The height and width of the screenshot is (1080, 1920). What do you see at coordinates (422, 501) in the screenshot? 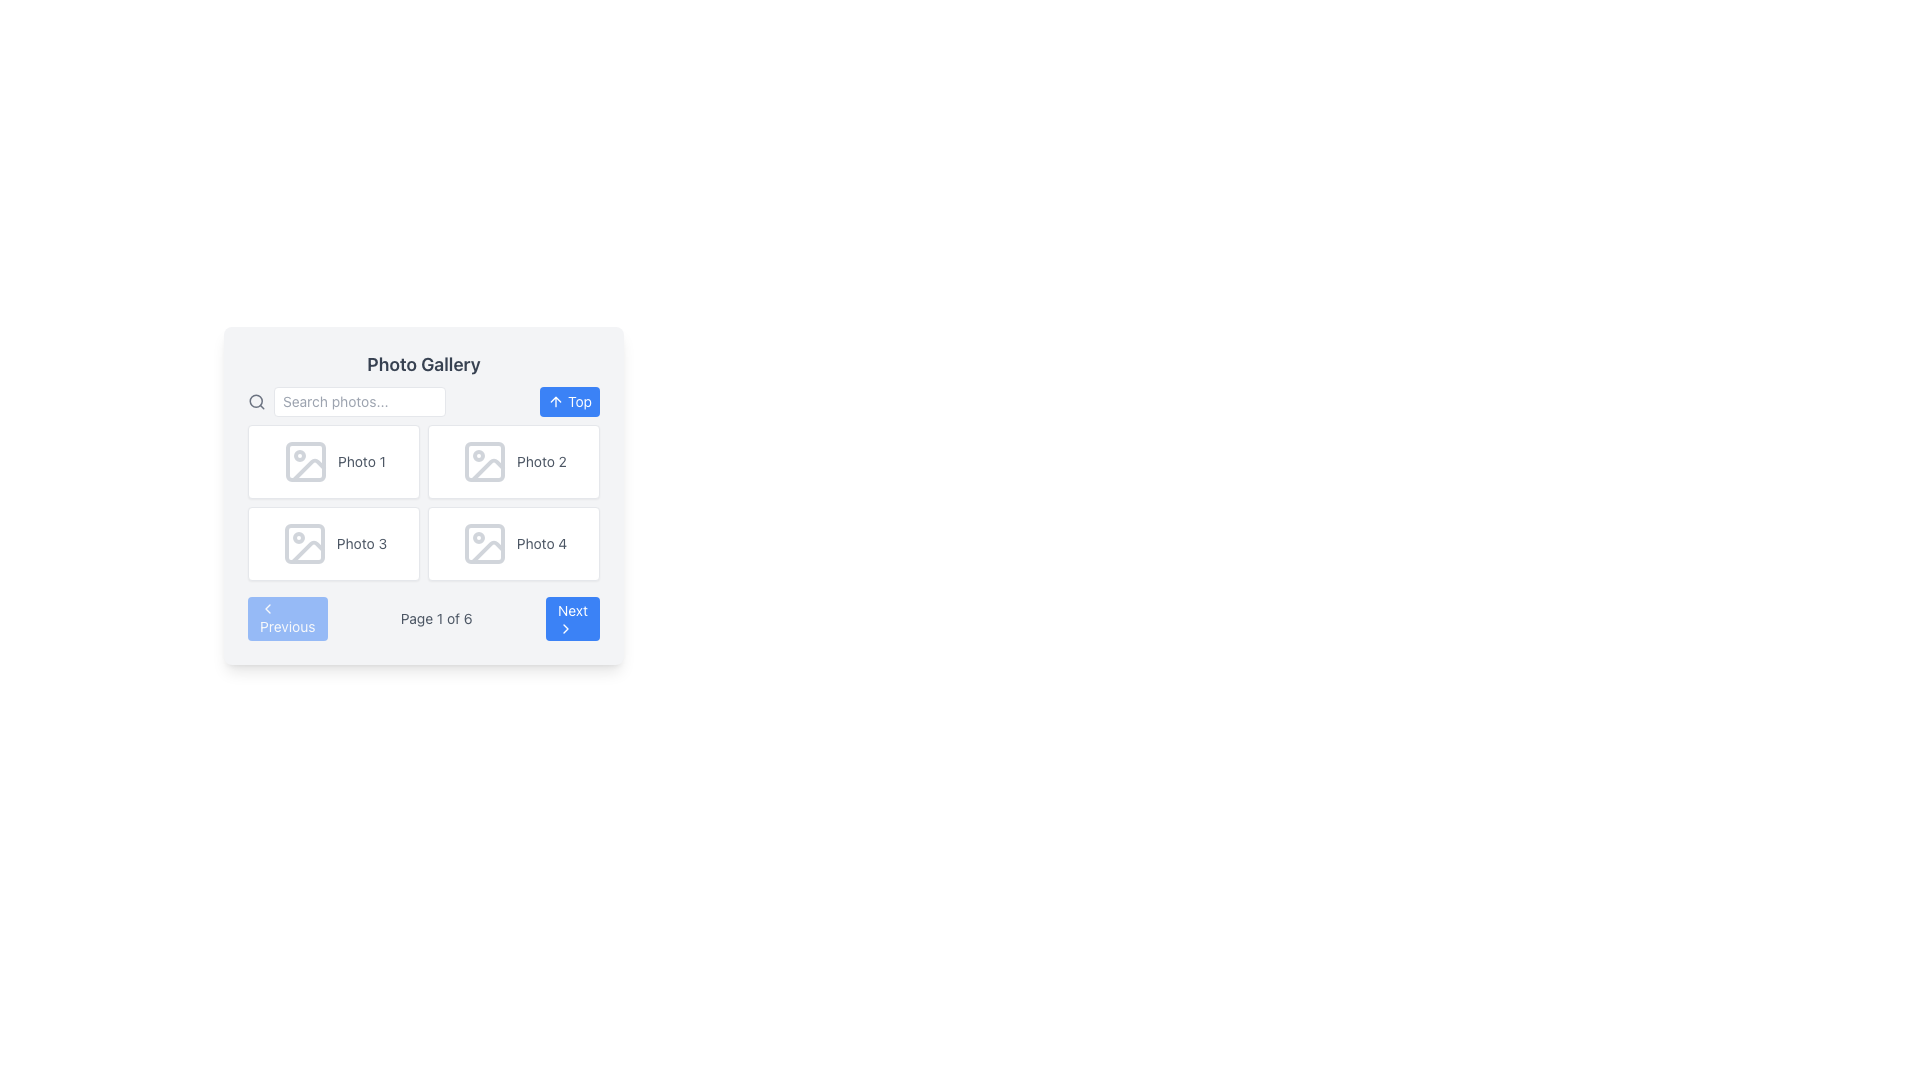
I see `a photo card within the Grid layout containing image cards` at bounding box center [422, 501].